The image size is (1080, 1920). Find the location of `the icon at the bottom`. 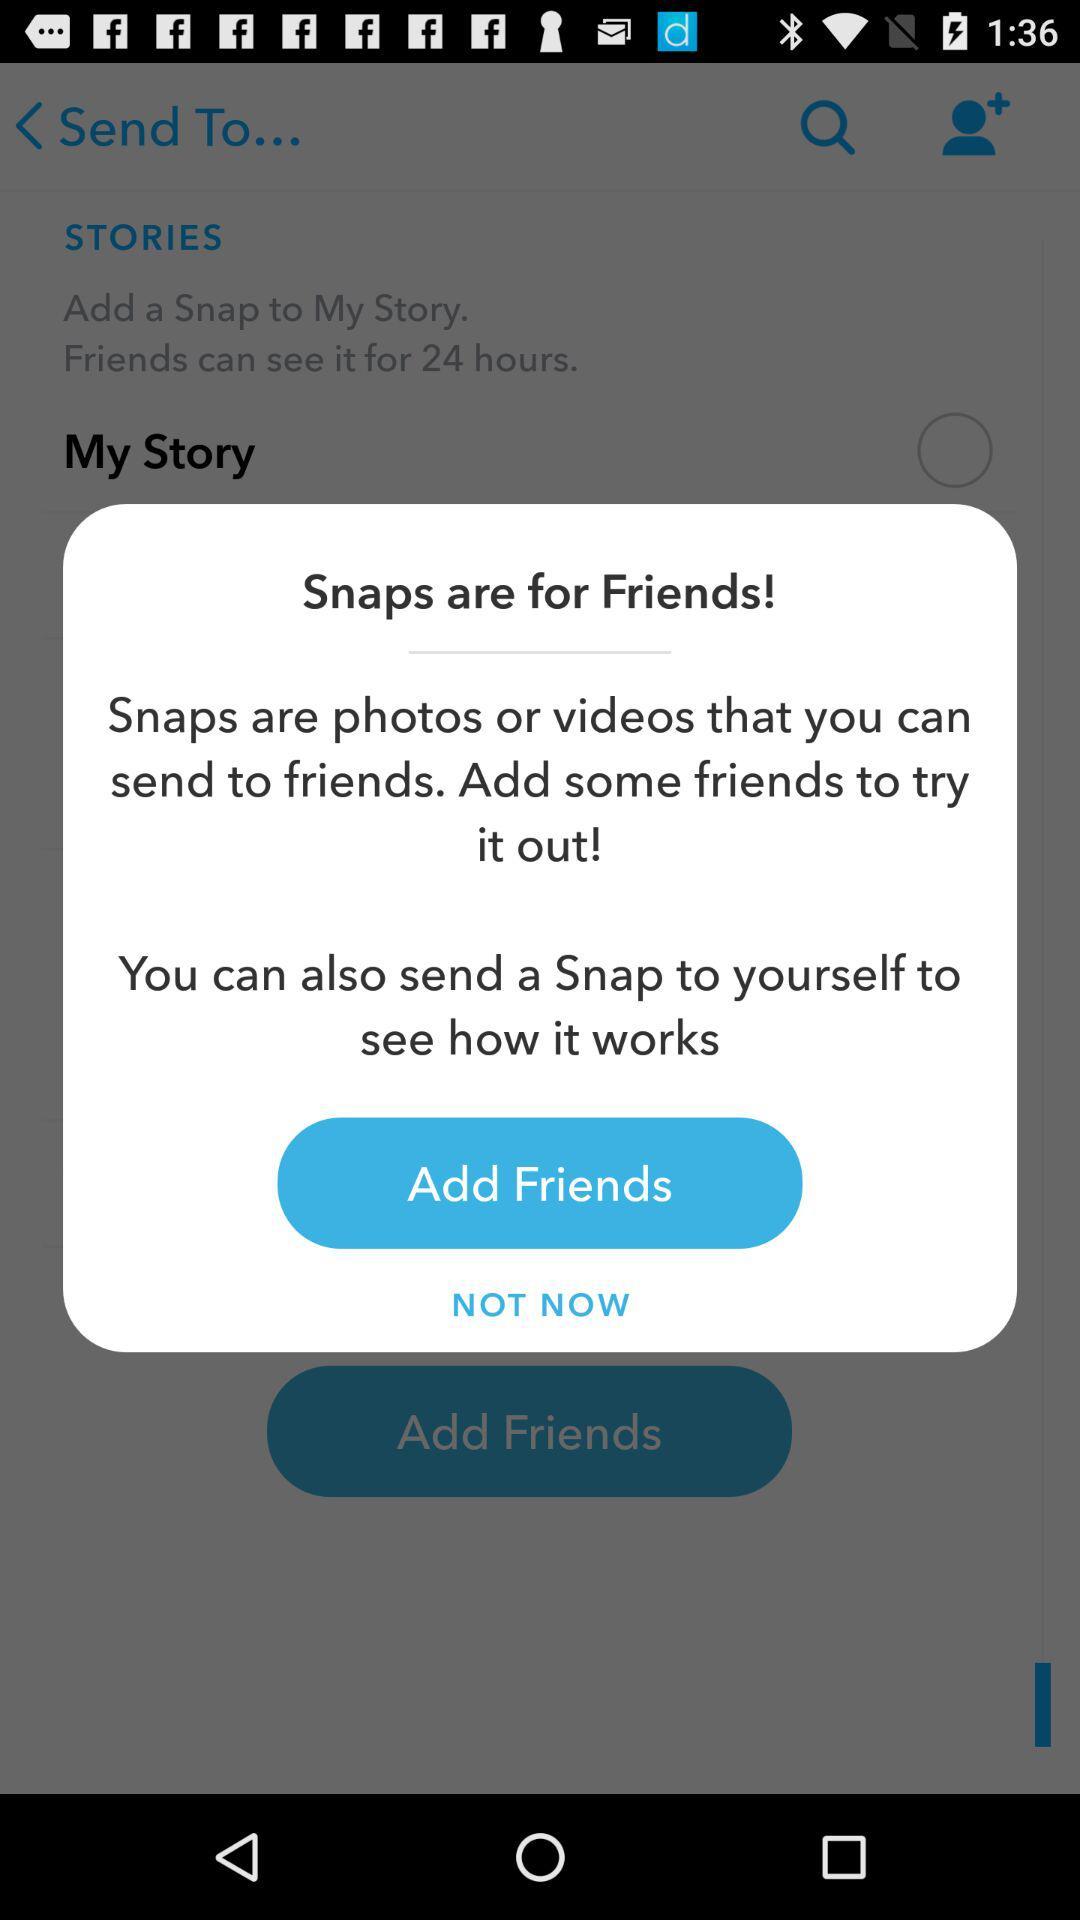

the icon at the bottom is located at coordinates (540, 1304).